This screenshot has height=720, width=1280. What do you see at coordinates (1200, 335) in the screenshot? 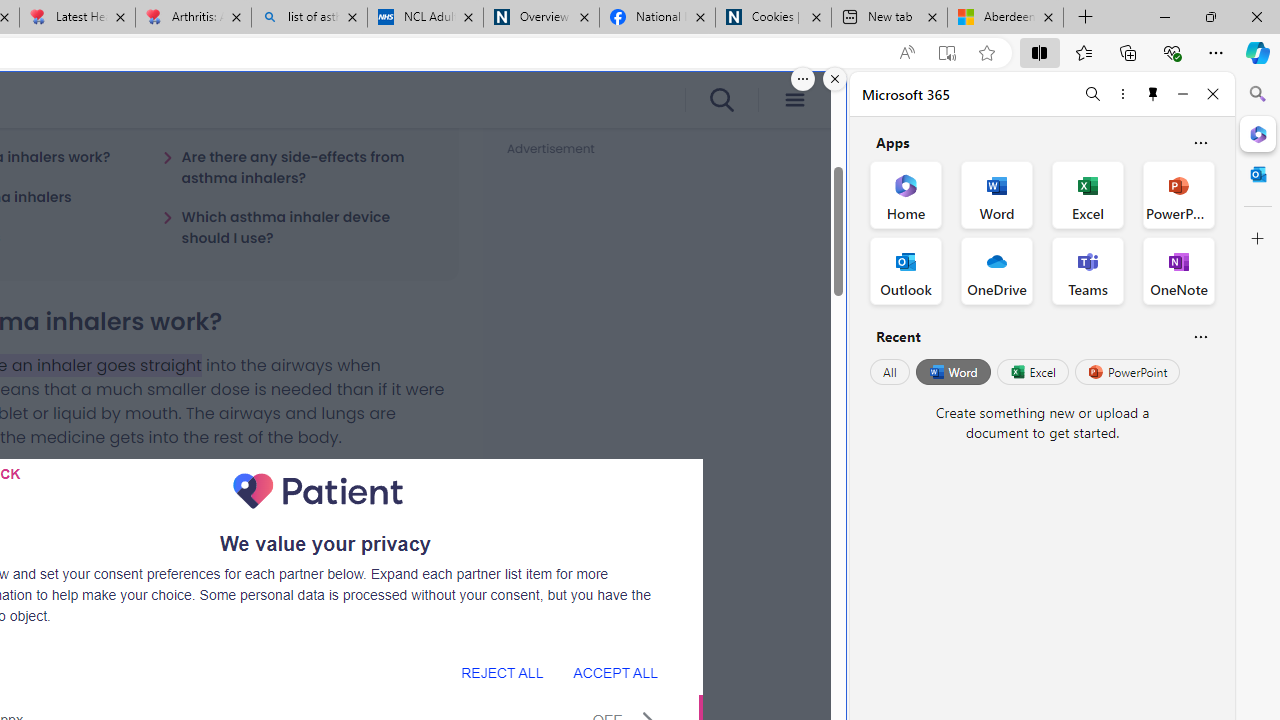
I see `'Is this helpful?'` at bounding box center [1200, 335].